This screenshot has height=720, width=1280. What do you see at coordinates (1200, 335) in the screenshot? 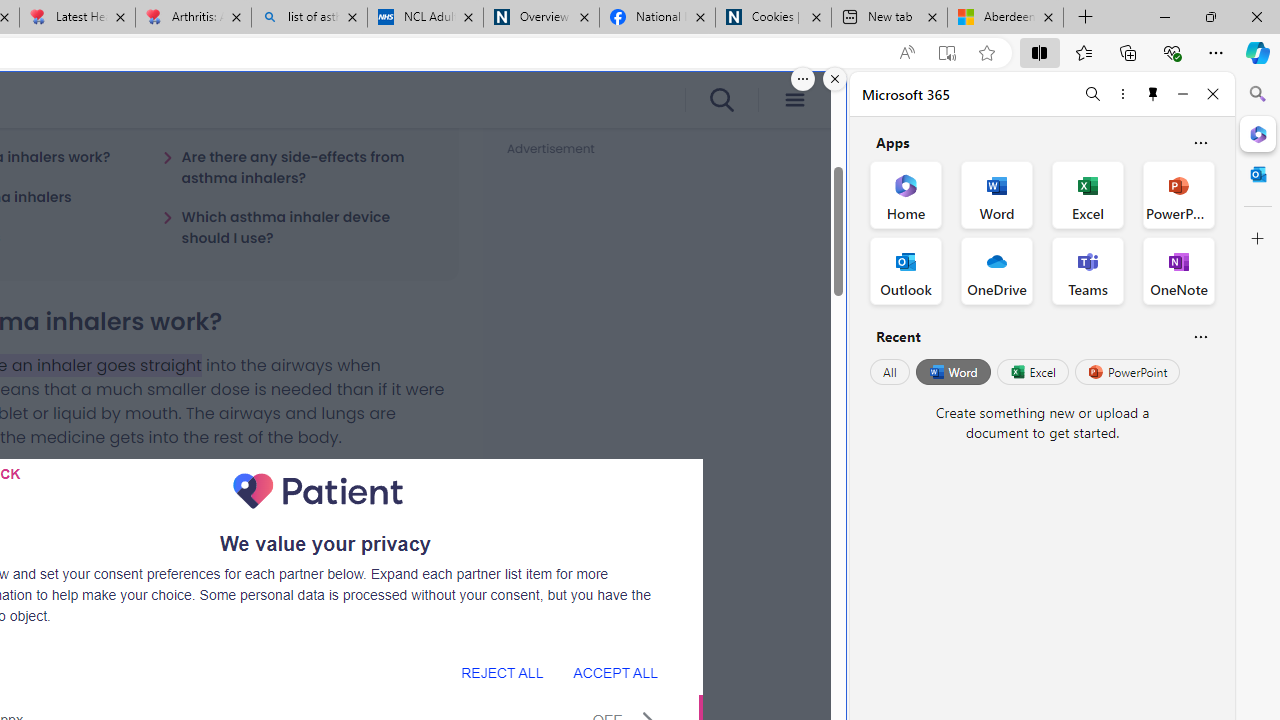
I see `'Is this helpful?'` at bounding box center [1200, 335].